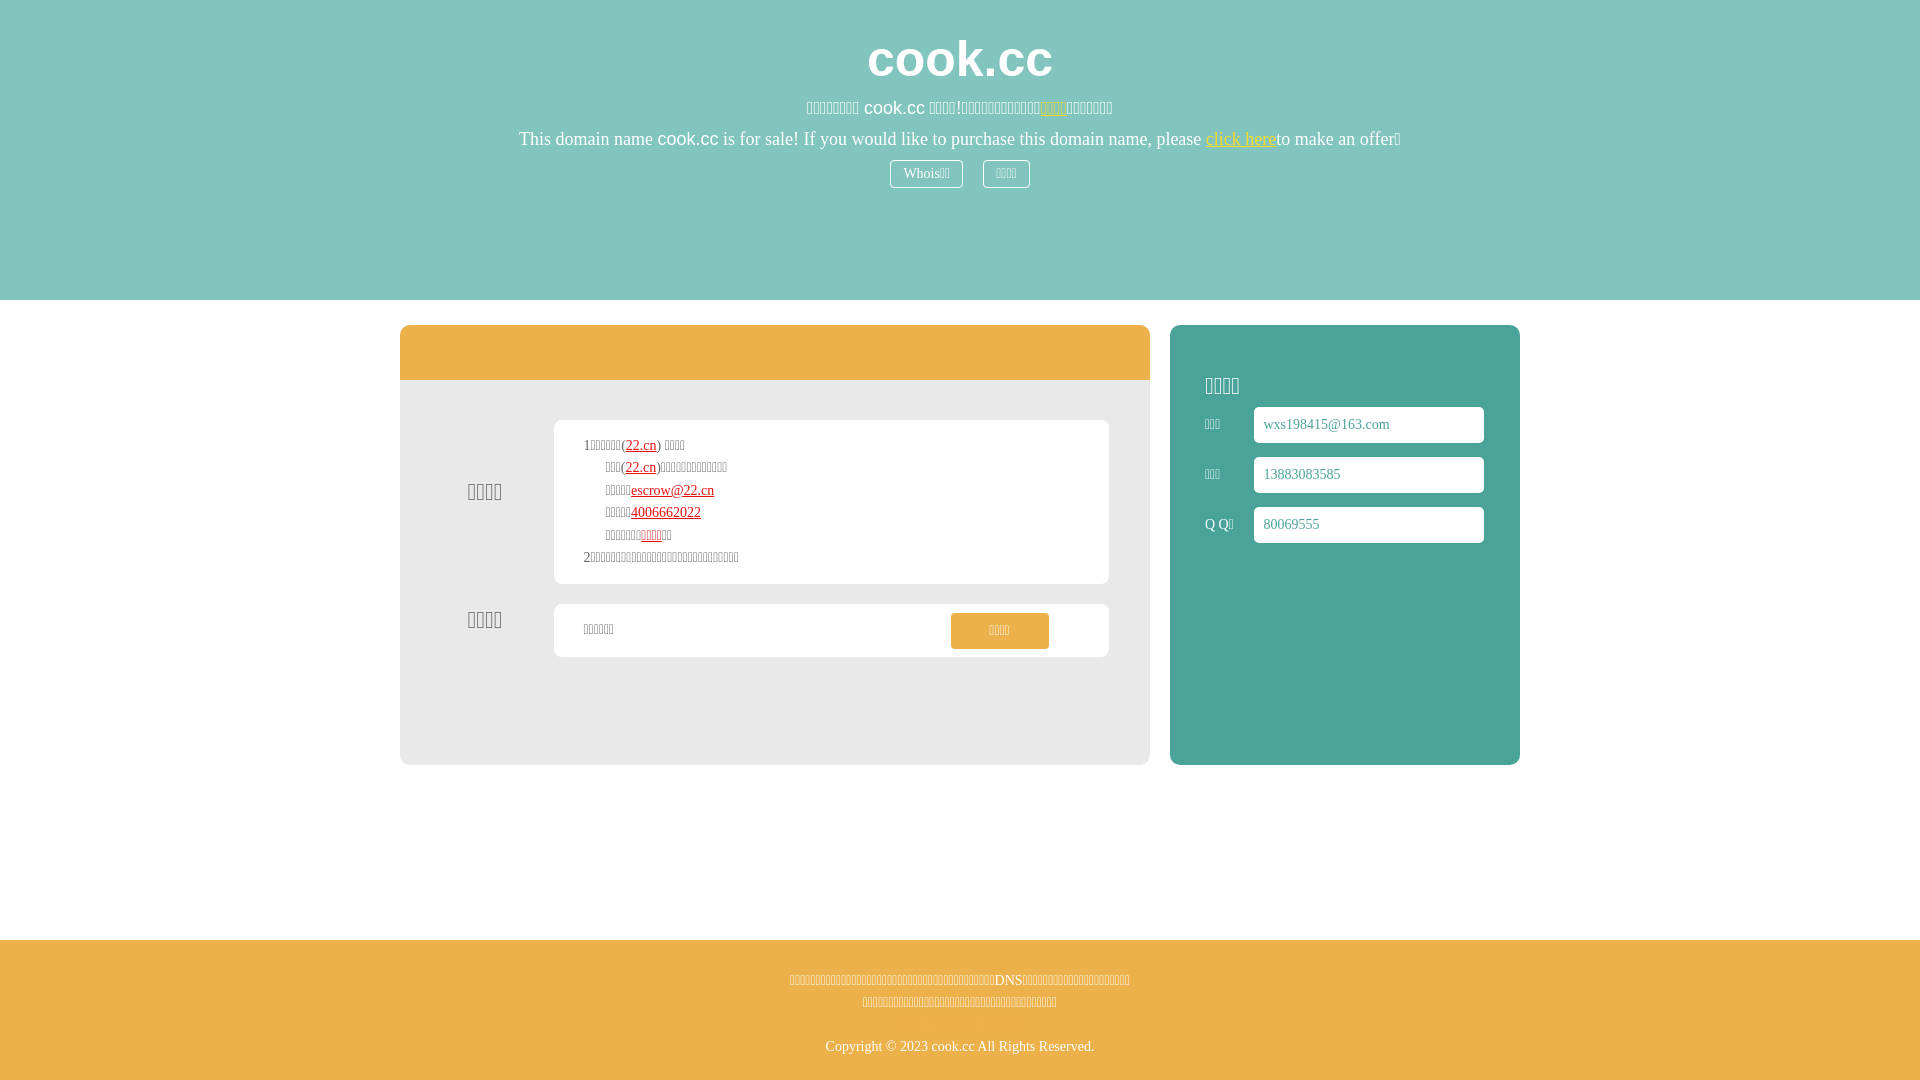 Image resolution: width=1920 pixels, height=1080 pixels. Describe the element at coordinates (1240, 137) in the screenshot. I see `'click here'` at that location.